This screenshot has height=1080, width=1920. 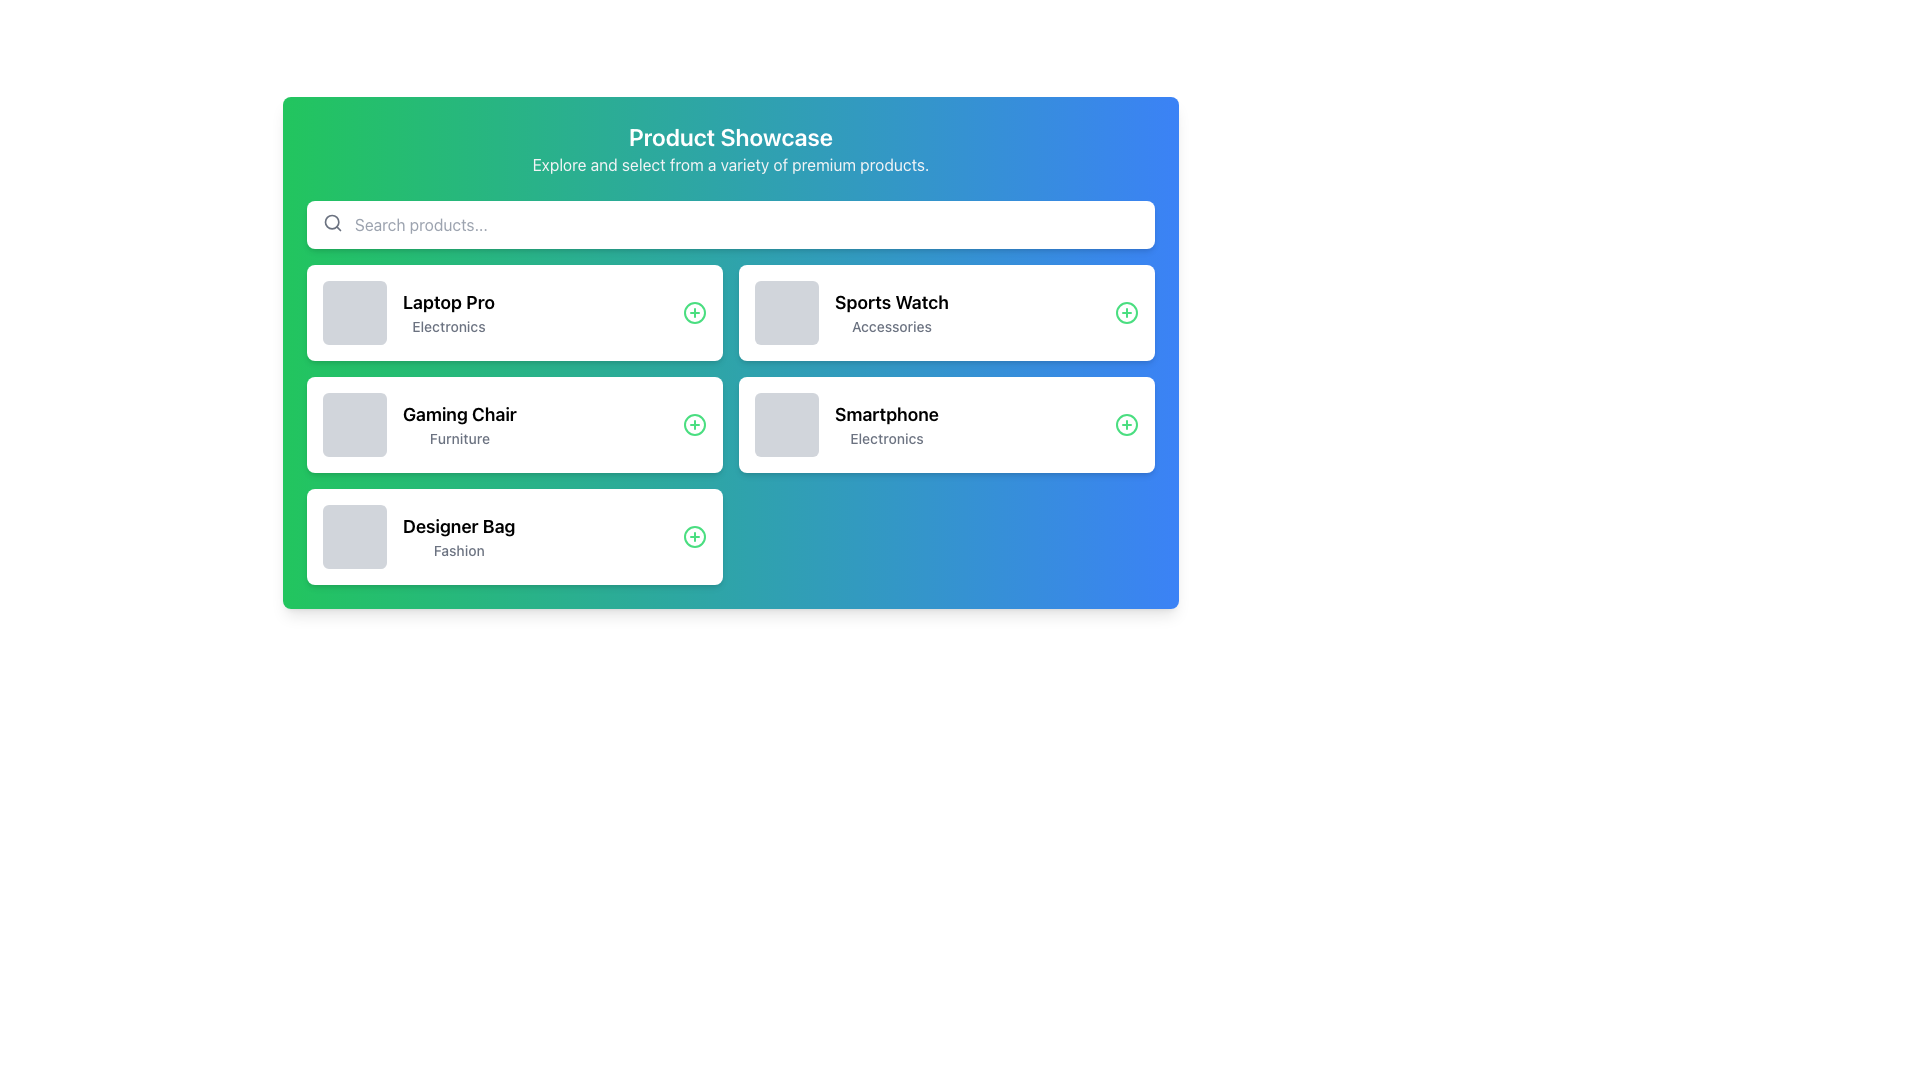 What do you see at coordinates (1127, 423) in the screenshot?
I see `the interactive button located in the top-right corner of the 'Smartphone Electronics' card` at bounding box center [1127, 423].